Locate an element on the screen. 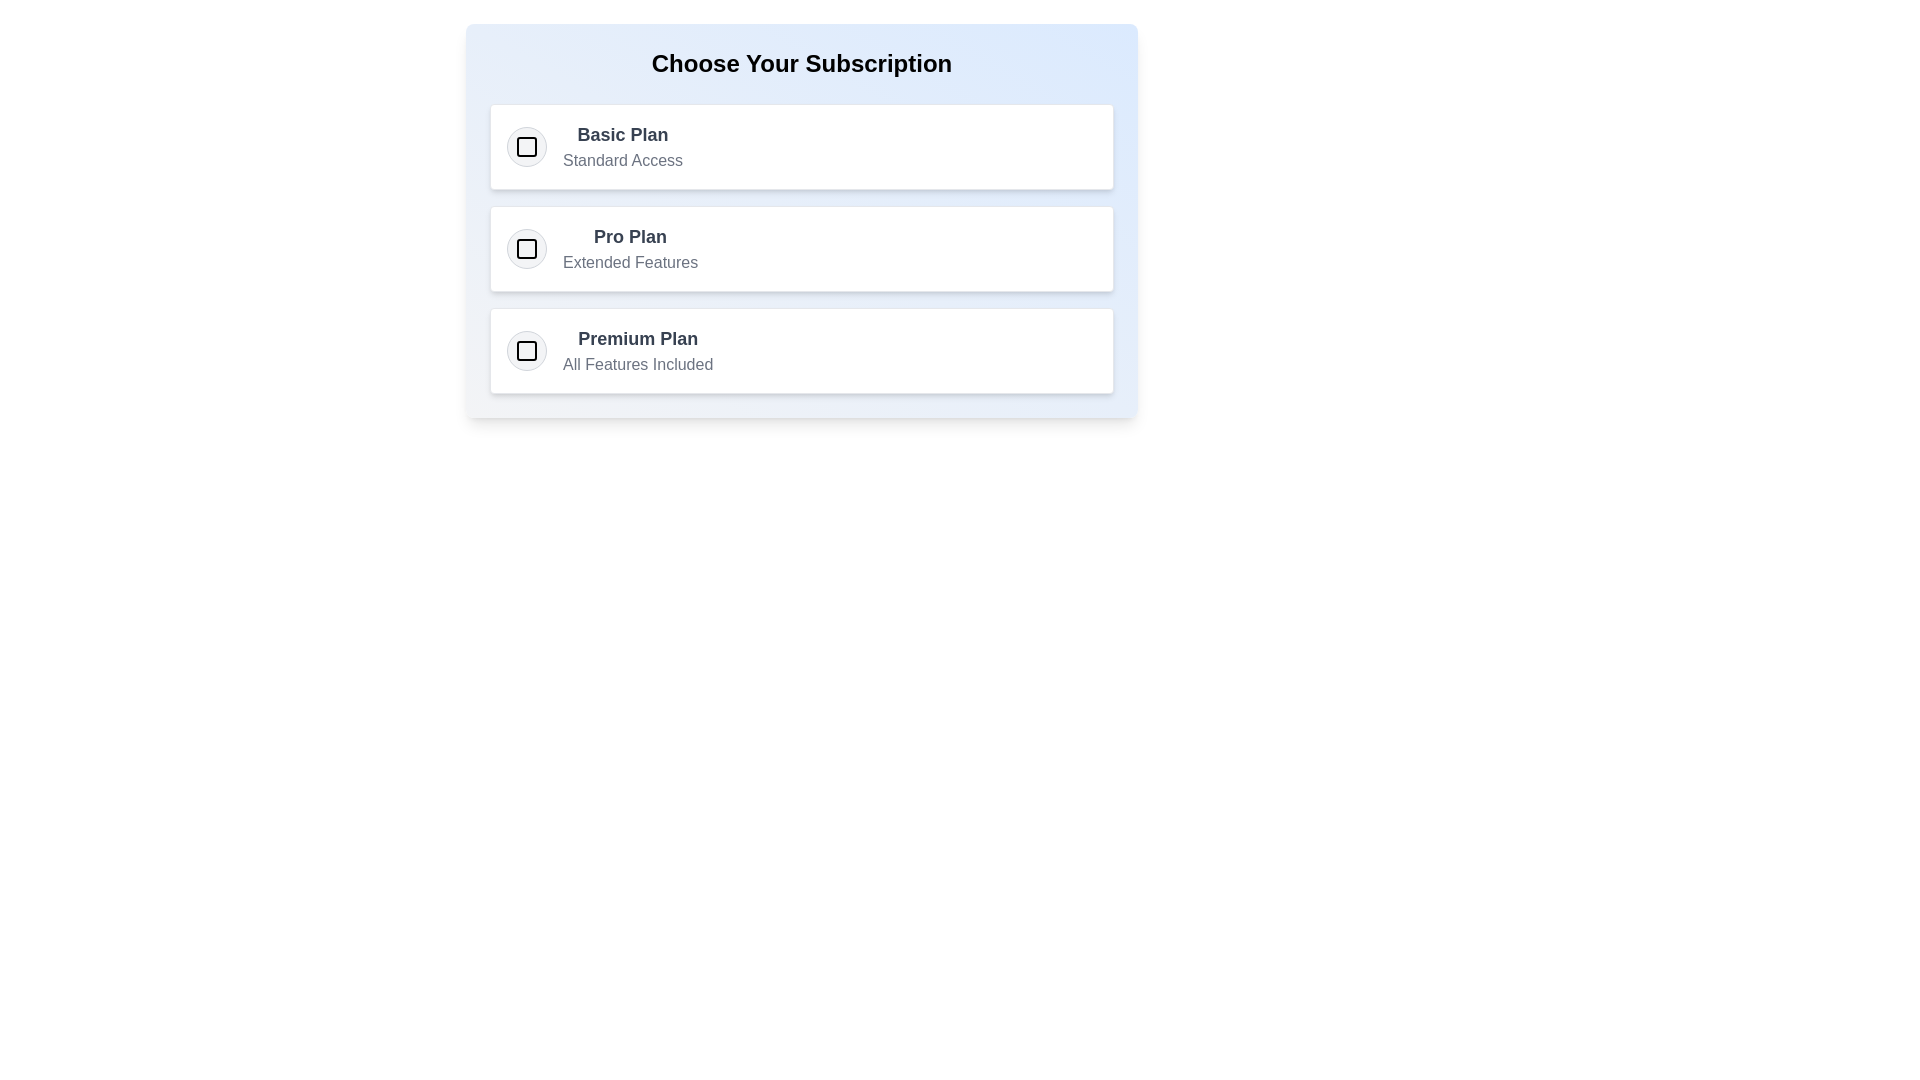  the subscription option corresponding to Premium Plan is located at coordinates (527, 350).